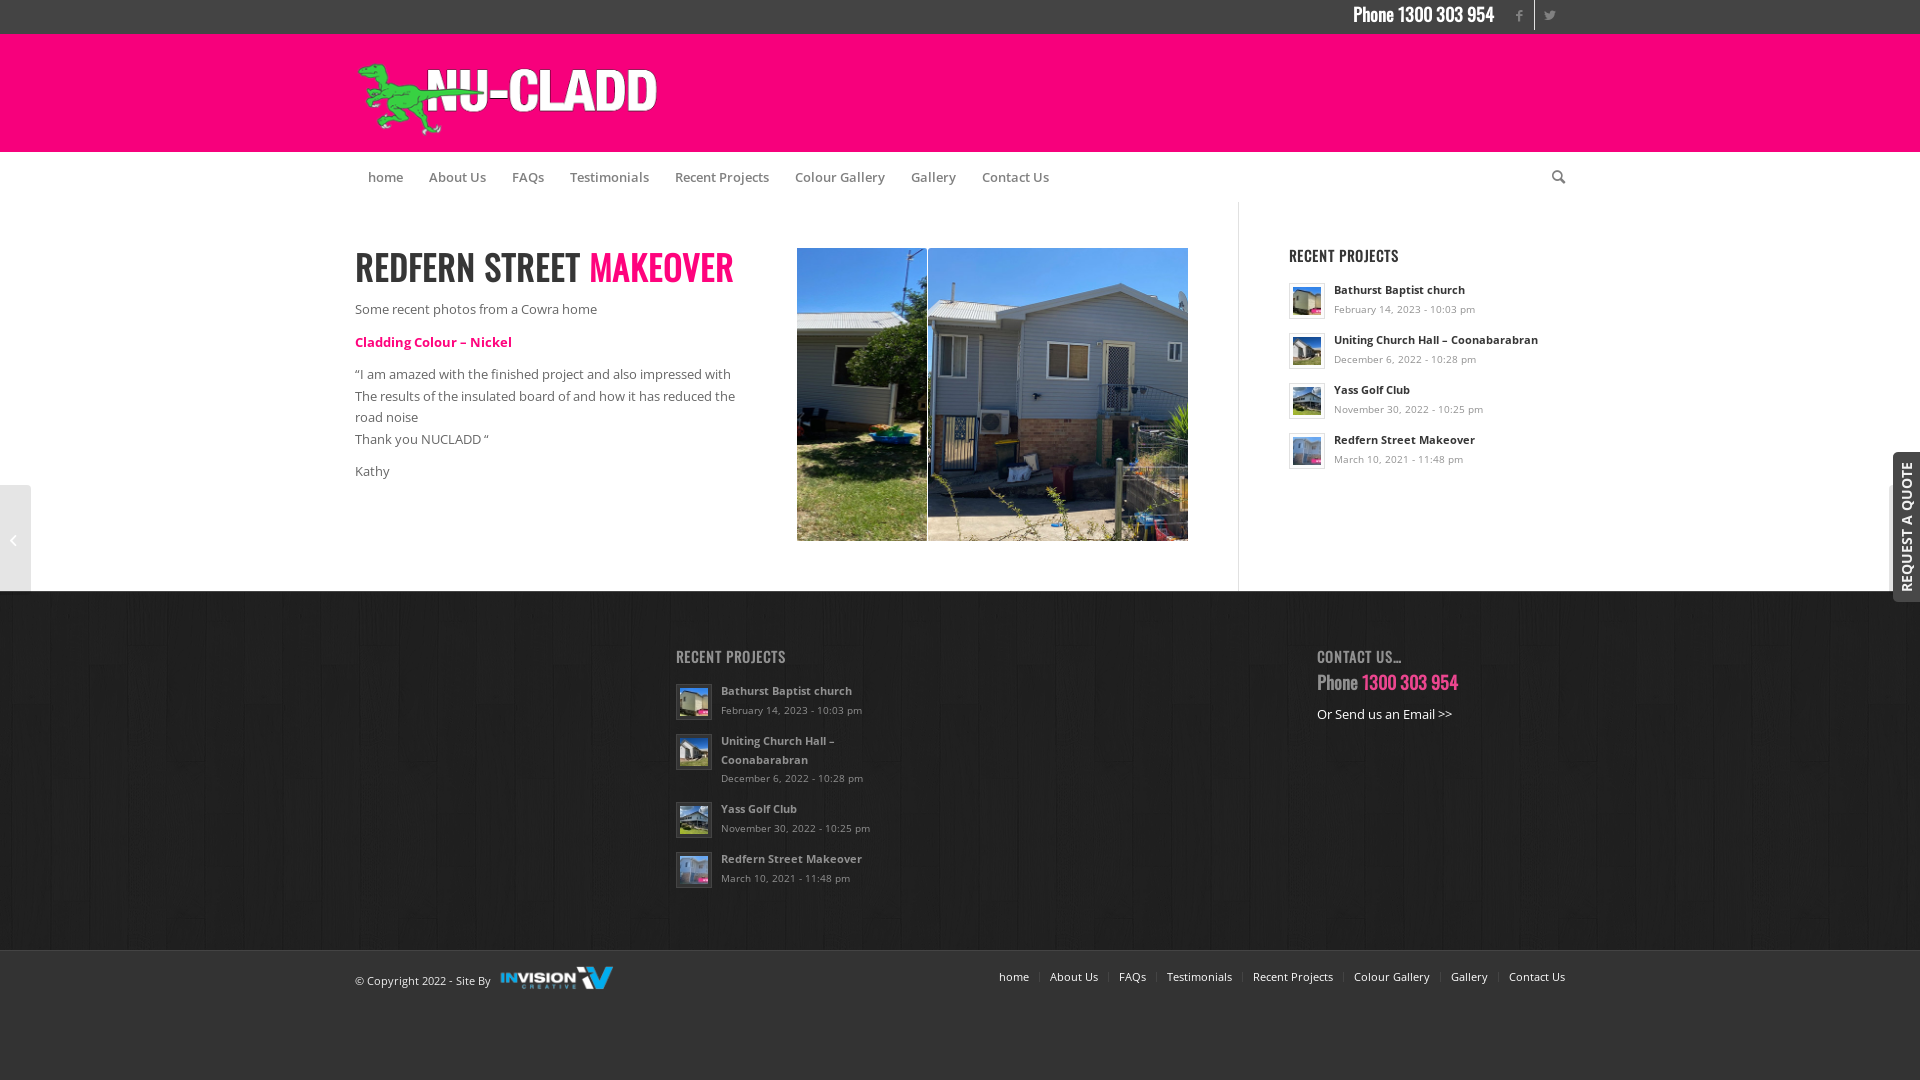 The height and width of the screenshot is (1080, 1920). Describe the element at coordinates (1425, 299) in the screenshot. I see `'Bathurst Baptist church` at that location.